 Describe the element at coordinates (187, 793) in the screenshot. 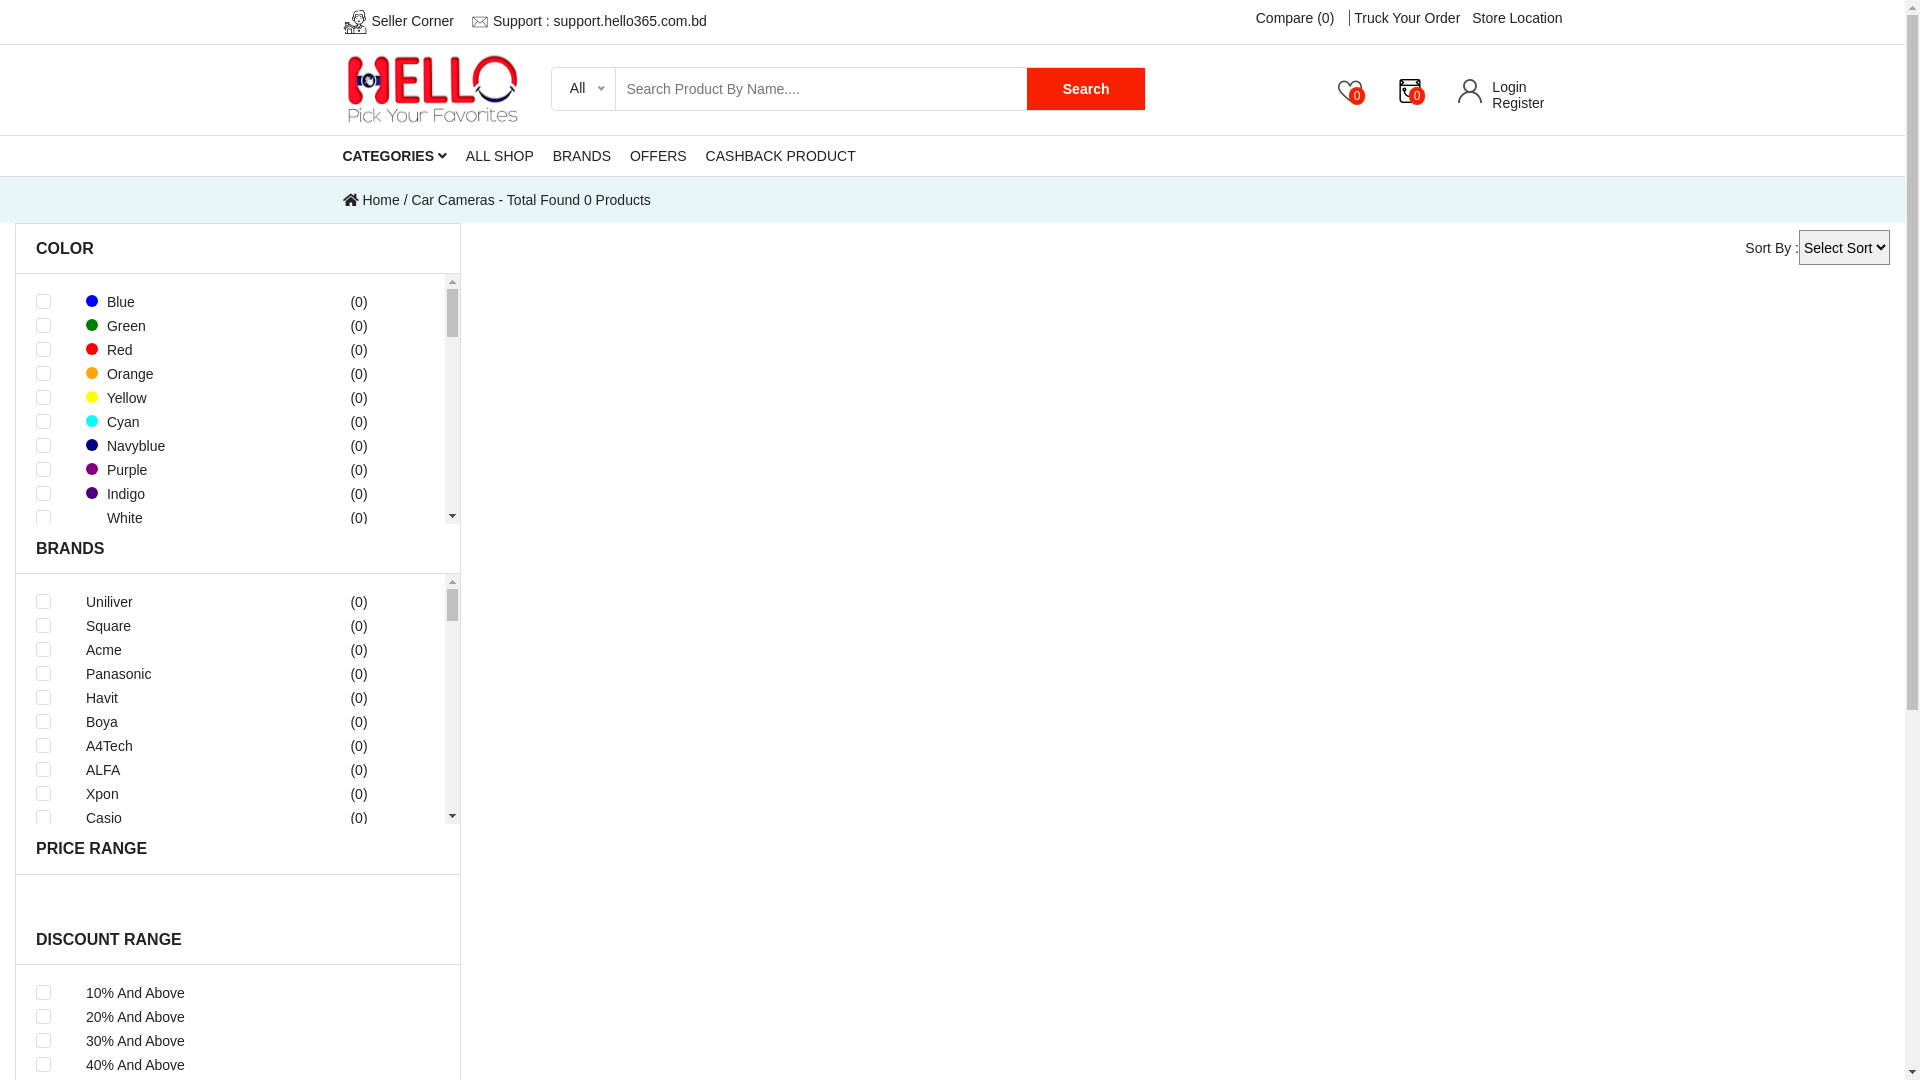

I see `'Xpon'` at that location.